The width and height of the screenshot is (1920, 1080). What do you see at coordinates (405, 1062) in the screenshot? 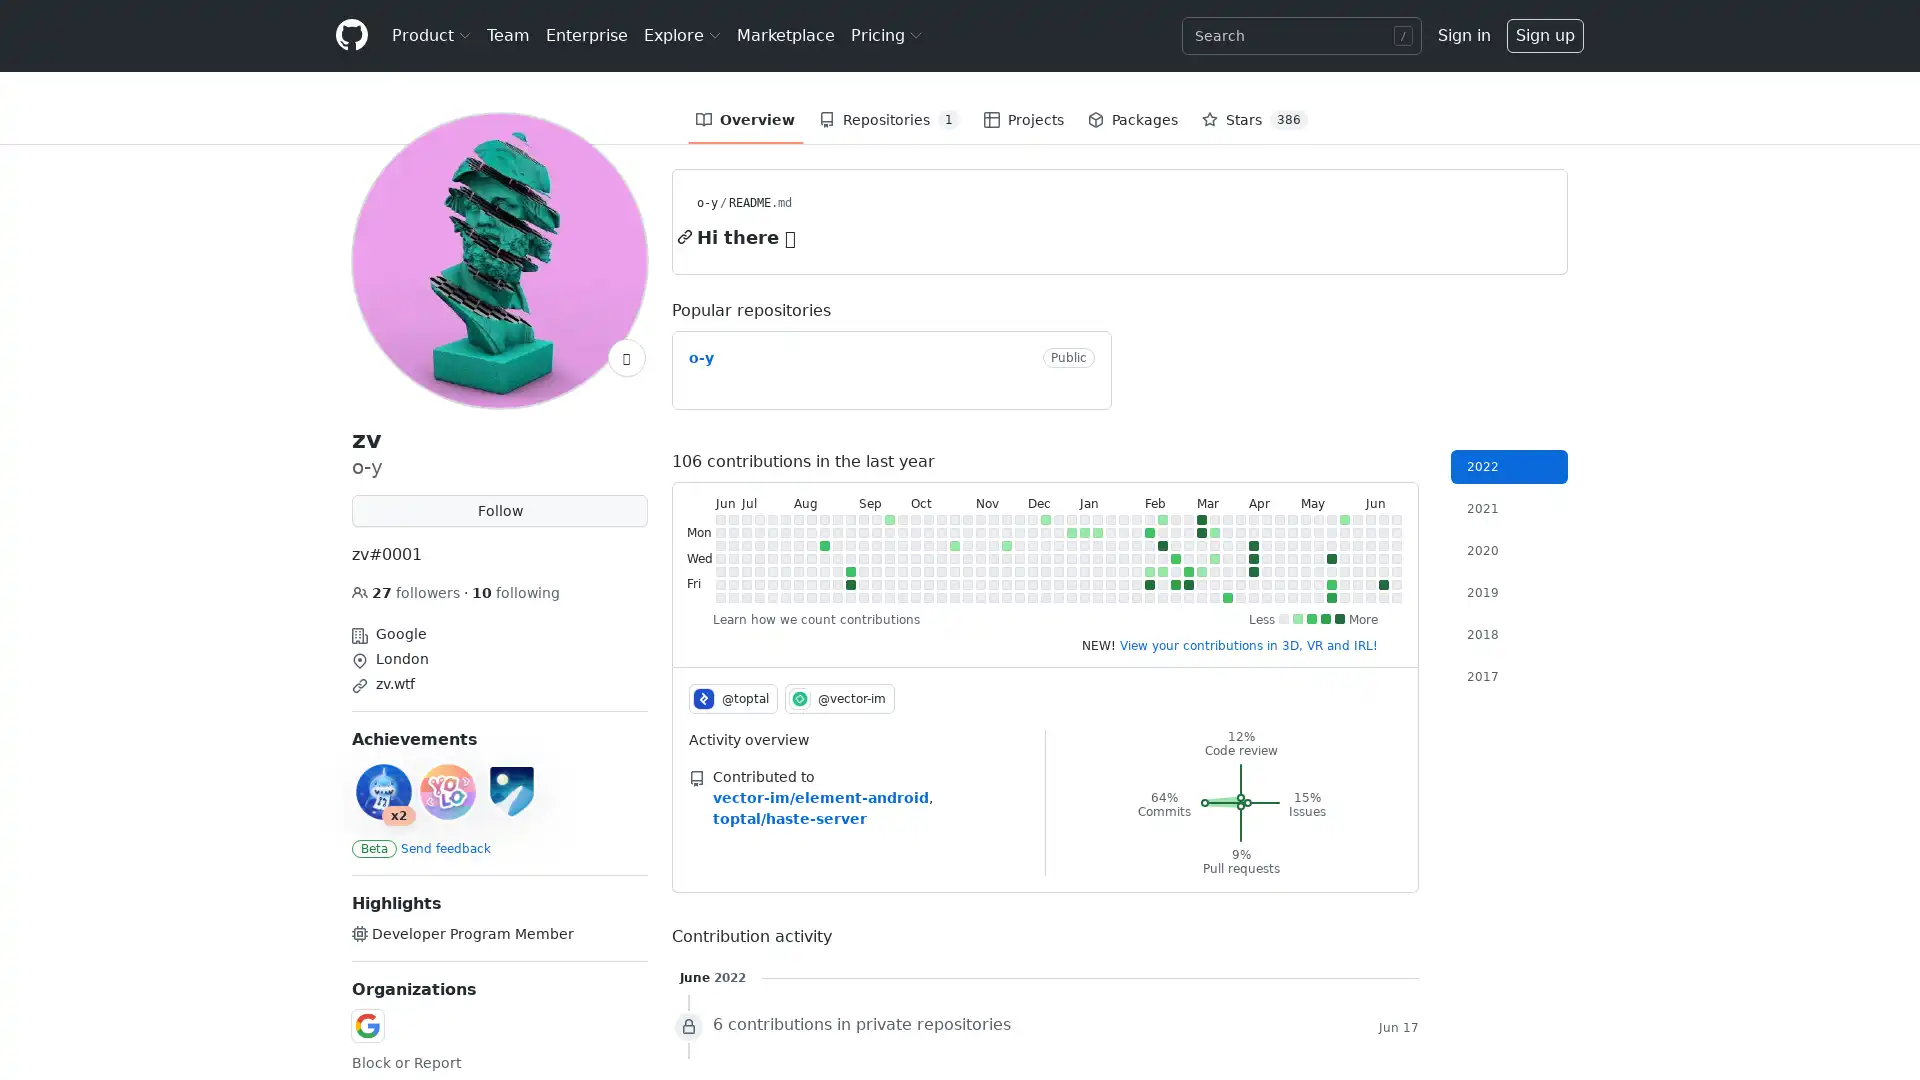
I see `Block or Report` at bounding box center [405, 1062].